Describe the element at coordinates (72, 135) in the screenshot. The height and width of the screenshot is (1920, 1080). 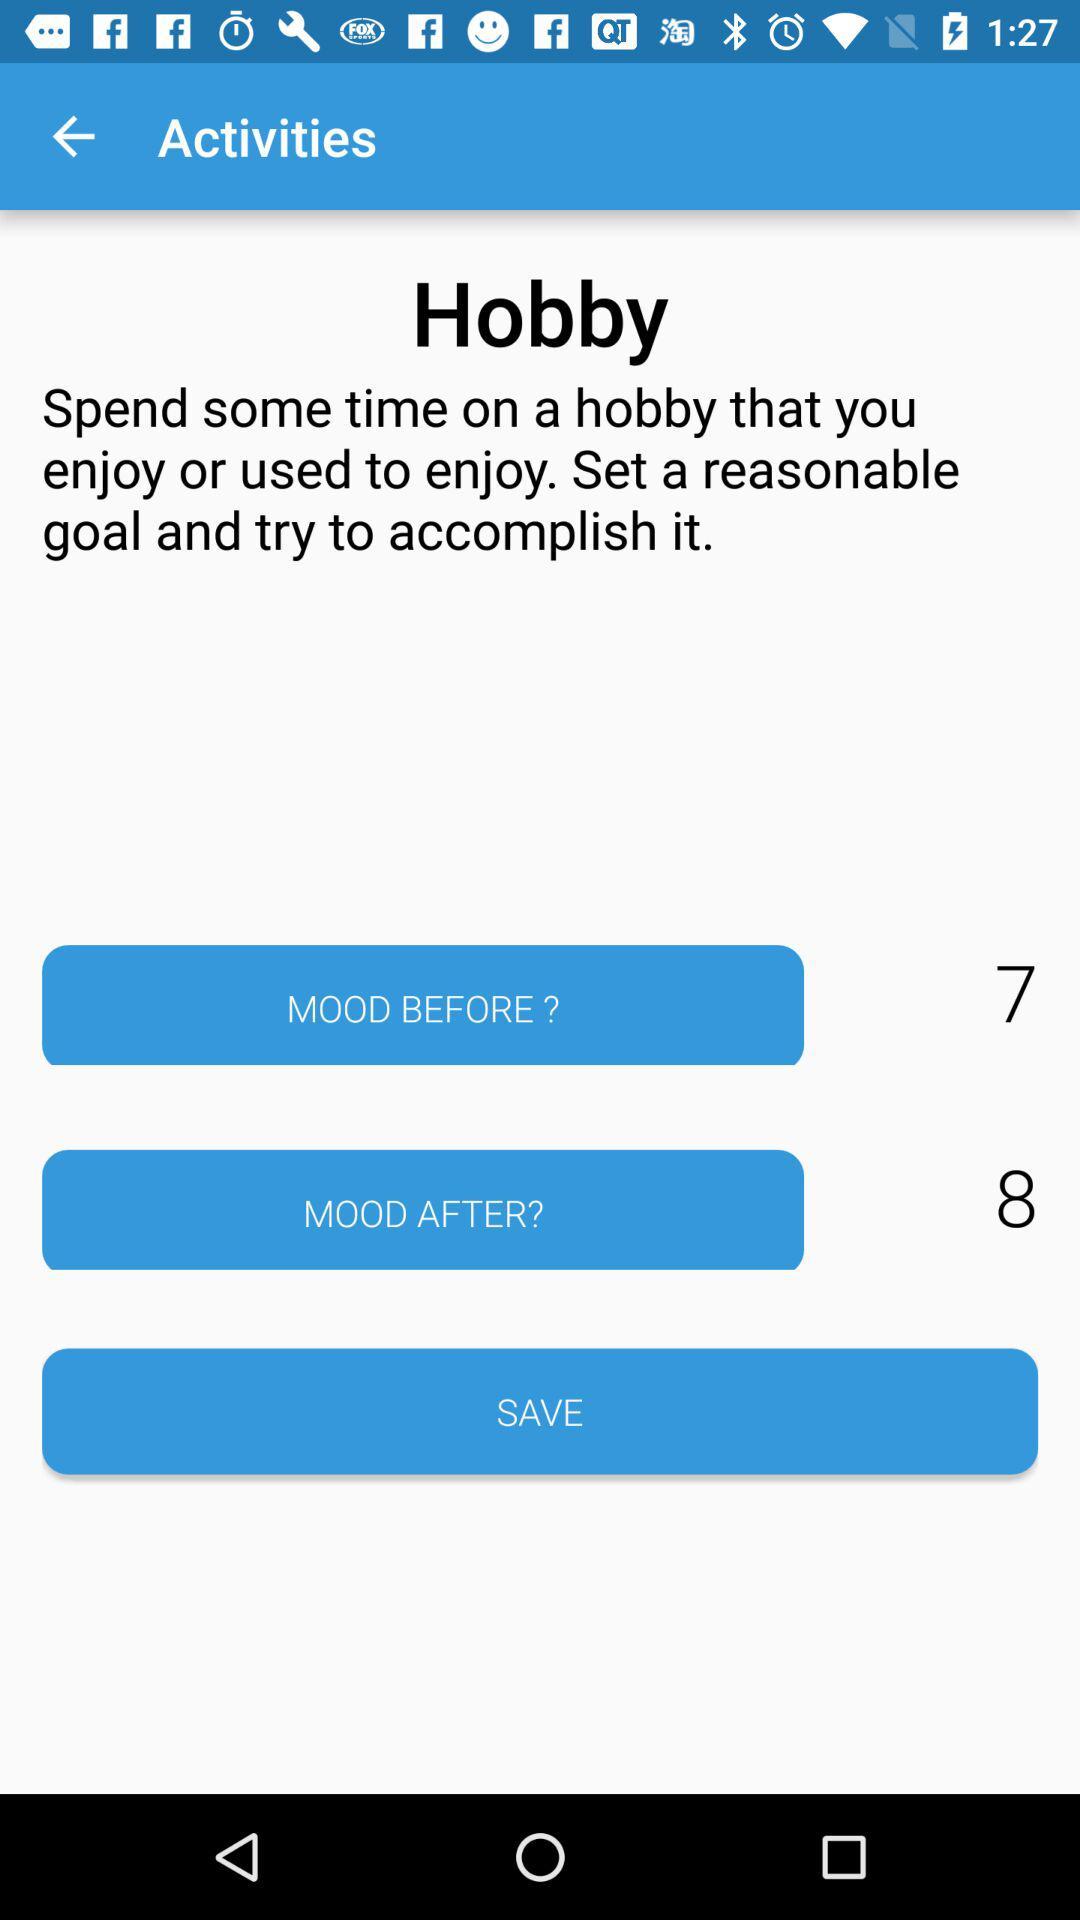
I see `the app to the left of activities icon` at that location.